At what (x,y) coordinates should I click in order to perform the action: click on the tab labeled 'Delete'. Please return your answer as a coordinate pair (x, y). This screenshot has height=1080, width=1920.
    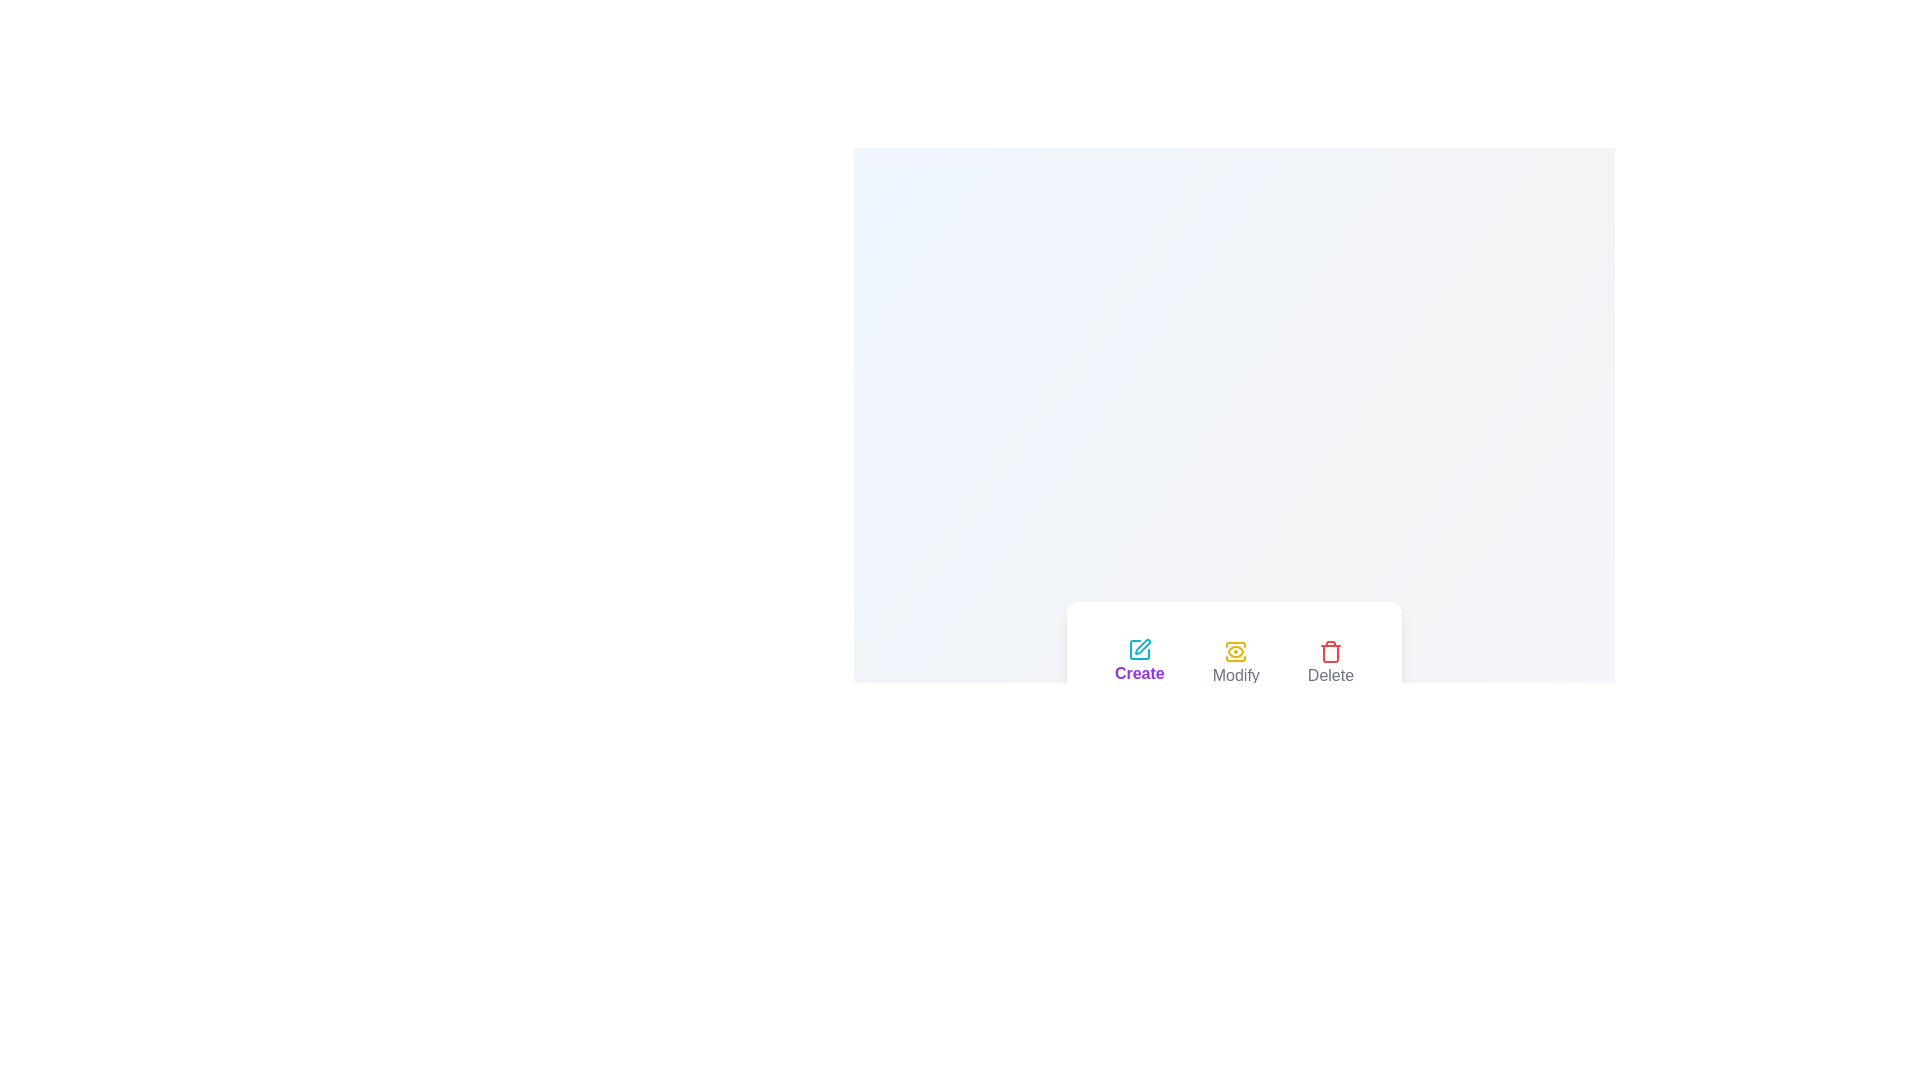
    Looking at the image, I should click on (1330, 663).